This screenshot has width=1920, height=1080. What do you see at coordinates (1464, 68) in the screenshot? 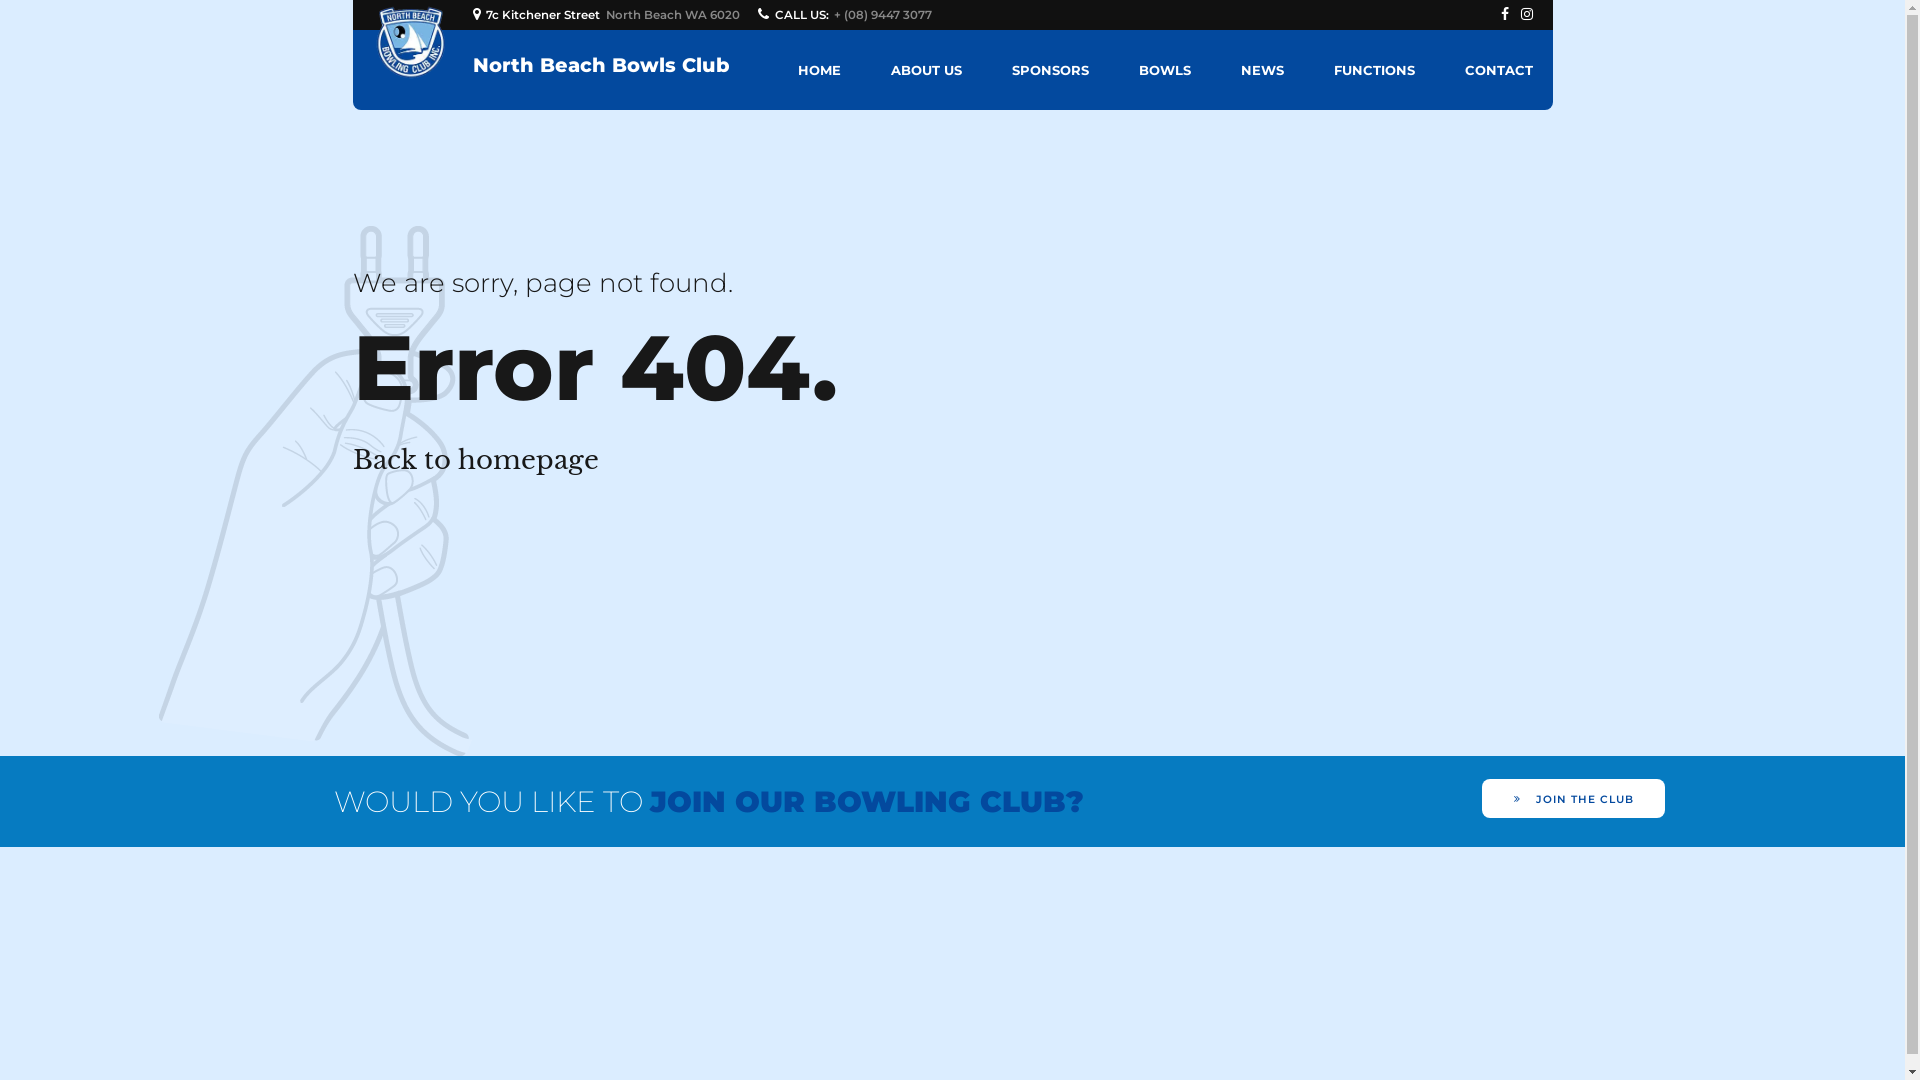
I see `'CONTACT'` at bounding box center [1464, 68].